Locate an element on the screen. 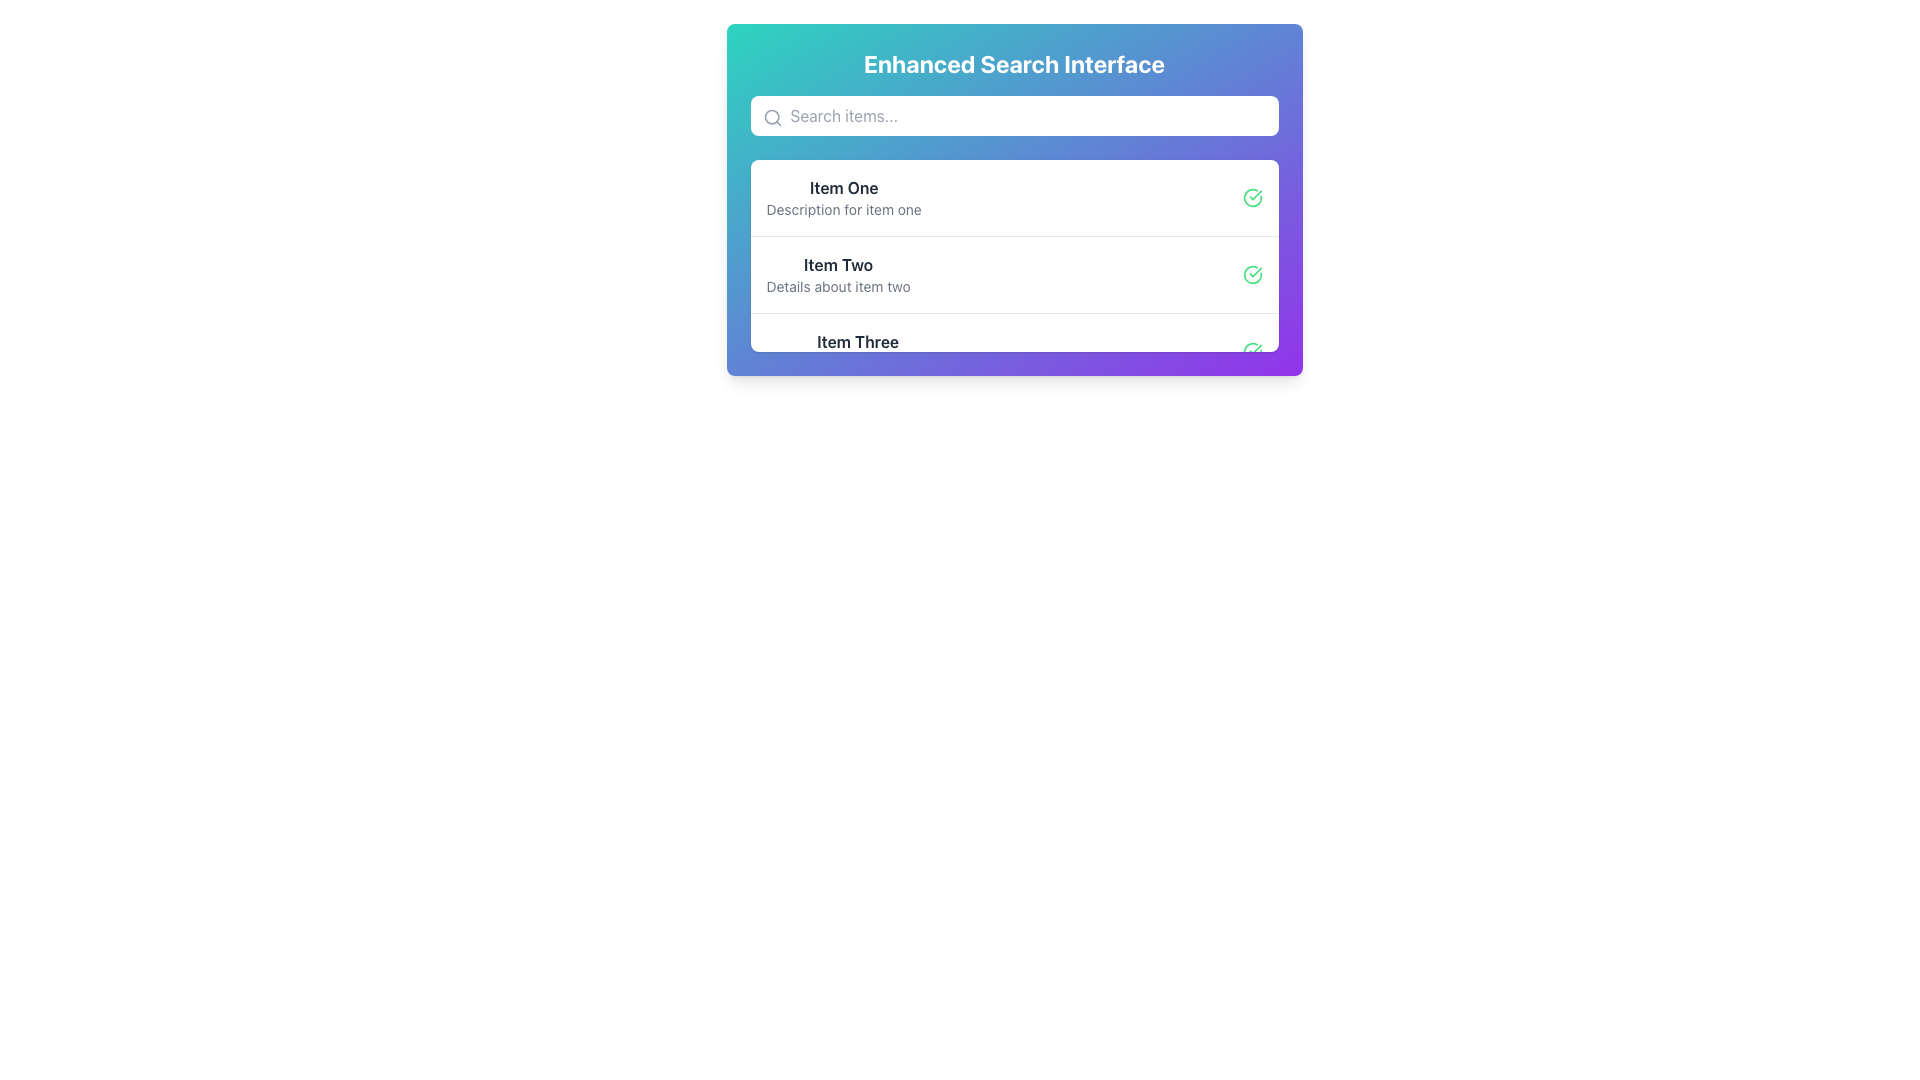 The height and width of the screenshot is (1080, 1920). the title text label for the group located above the 'Details about item two' text in the 'Enhanced Search Interface' section is located at coordinates (838, 264).